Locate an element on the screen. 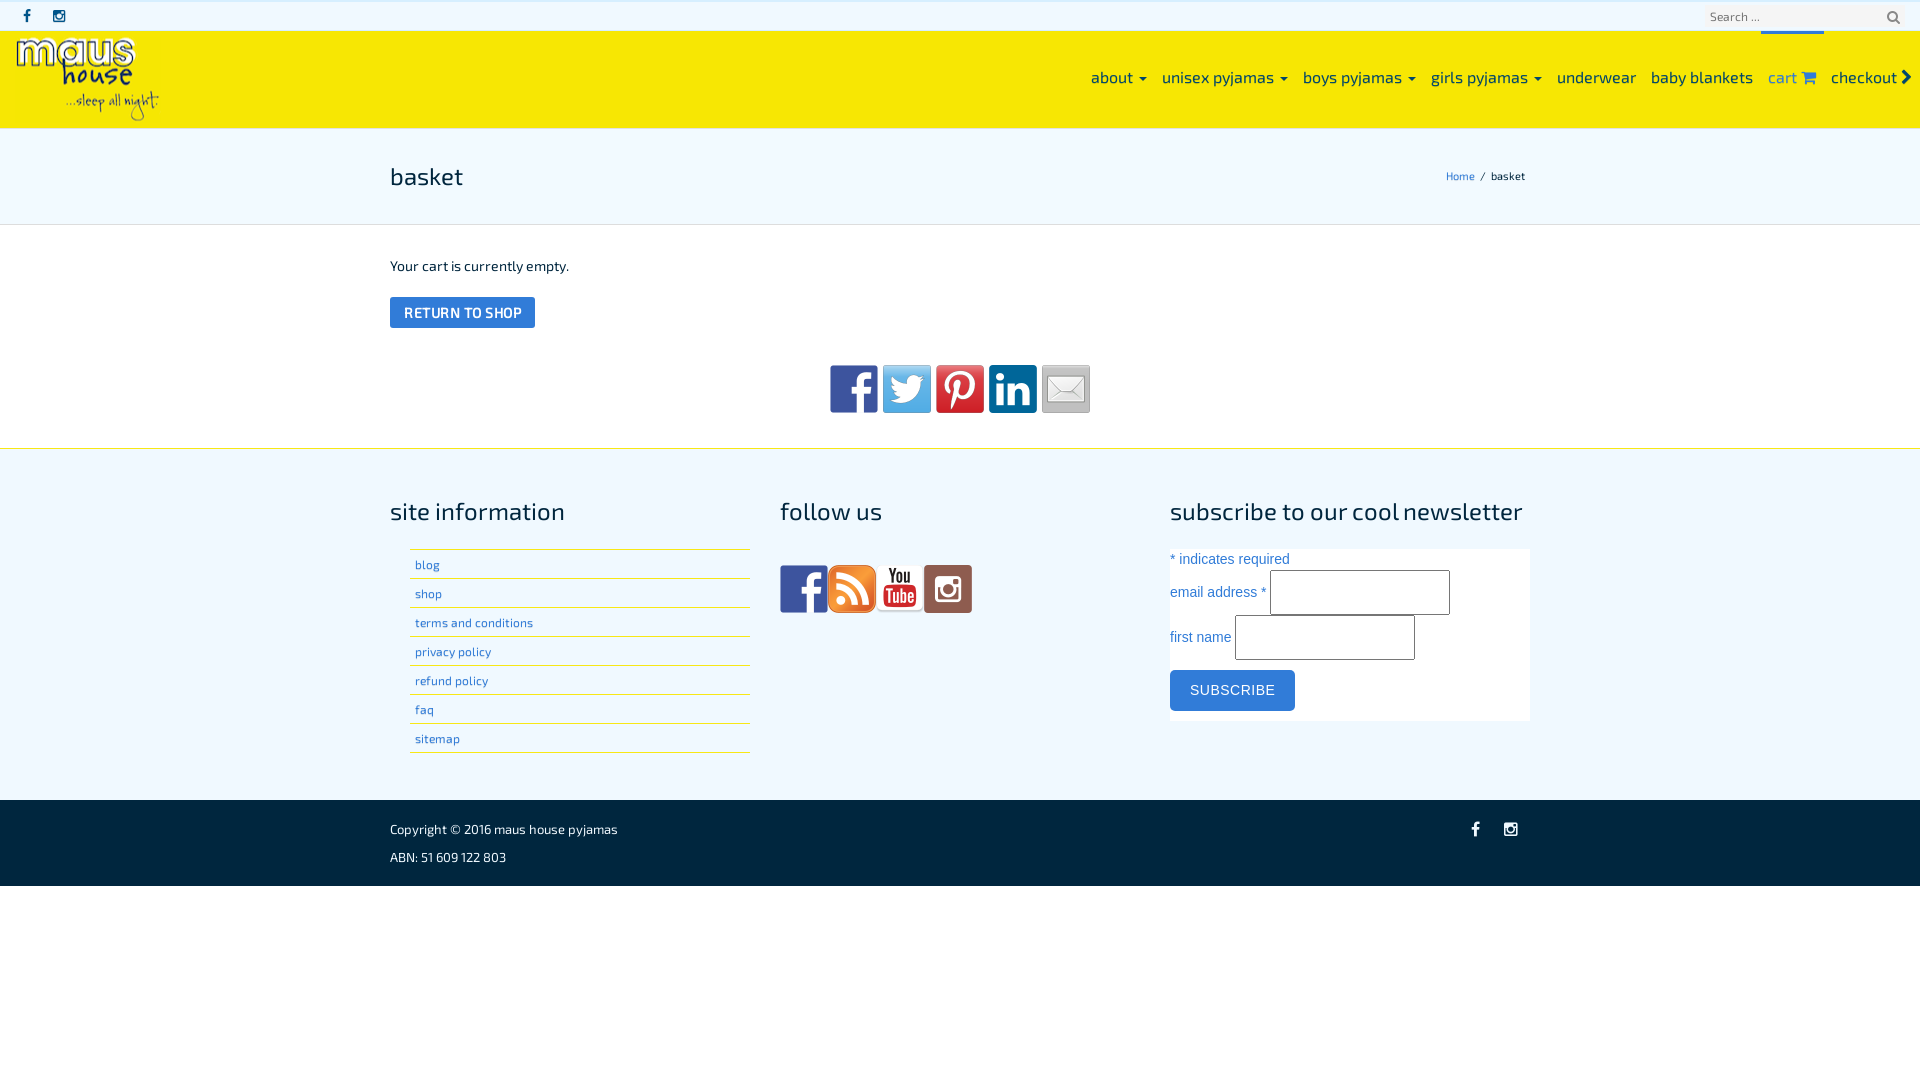 This screenshot has height=1080, width=1920. 'underwear' is located at coordinates (1549, 75).